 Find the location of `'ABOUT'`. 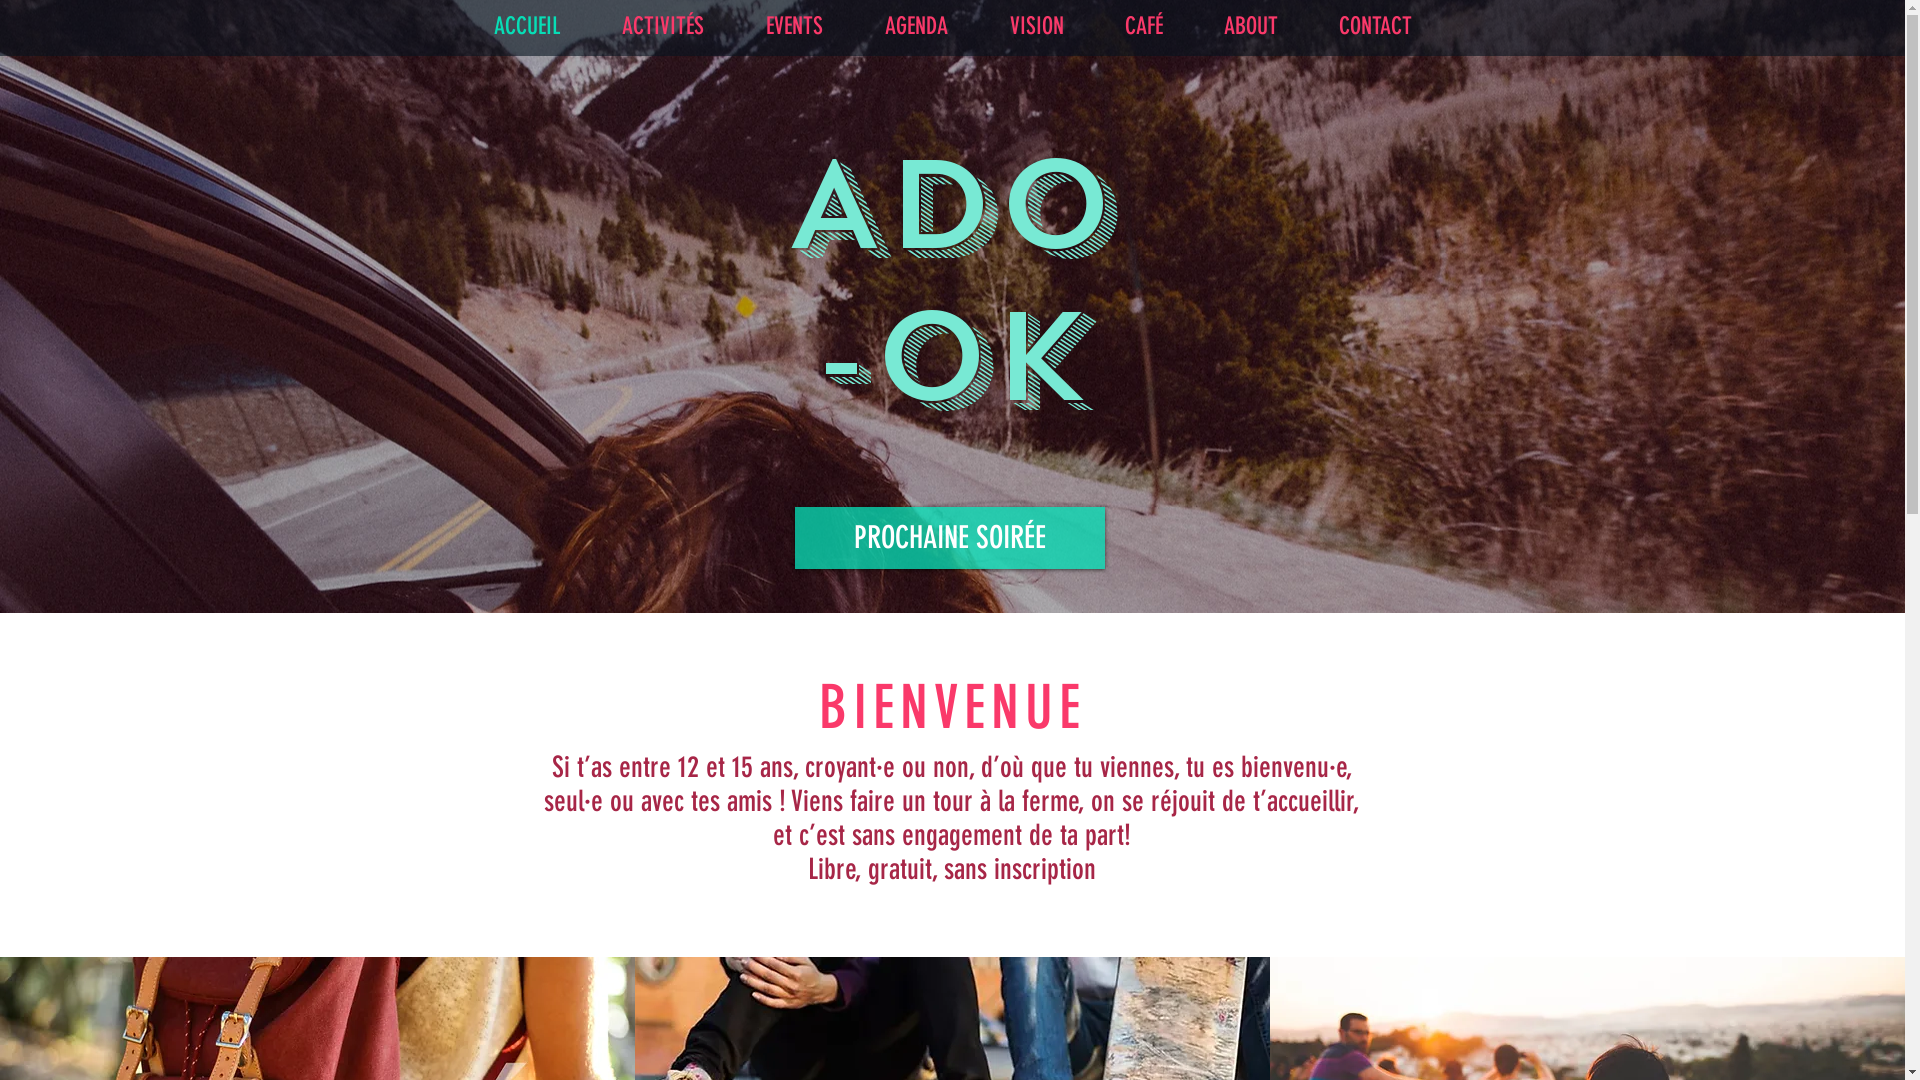

'ABOUT' is located at coordinates (1193, 26).